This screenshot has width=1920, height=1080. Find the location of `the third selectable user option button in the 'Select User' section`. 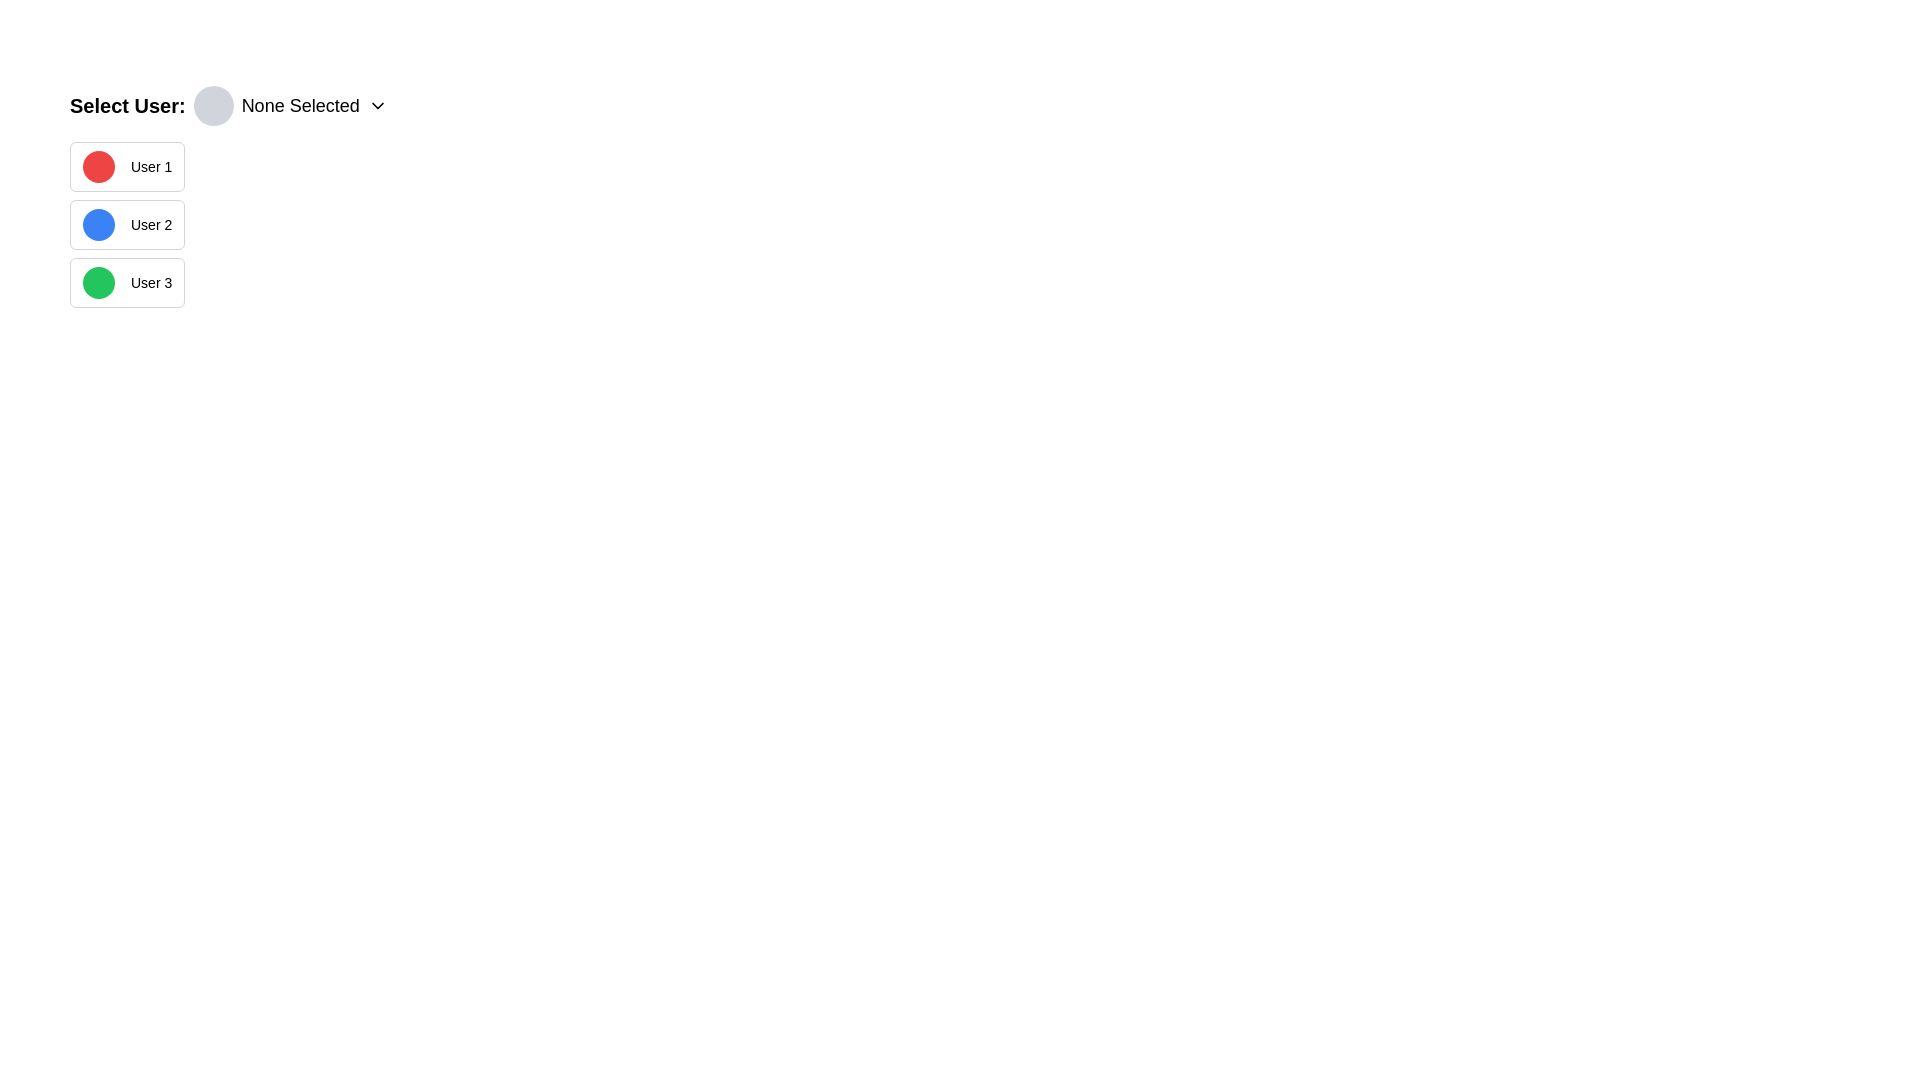

the third selectable user option button in the 'Select User' section is located at coordinates (126, 282).